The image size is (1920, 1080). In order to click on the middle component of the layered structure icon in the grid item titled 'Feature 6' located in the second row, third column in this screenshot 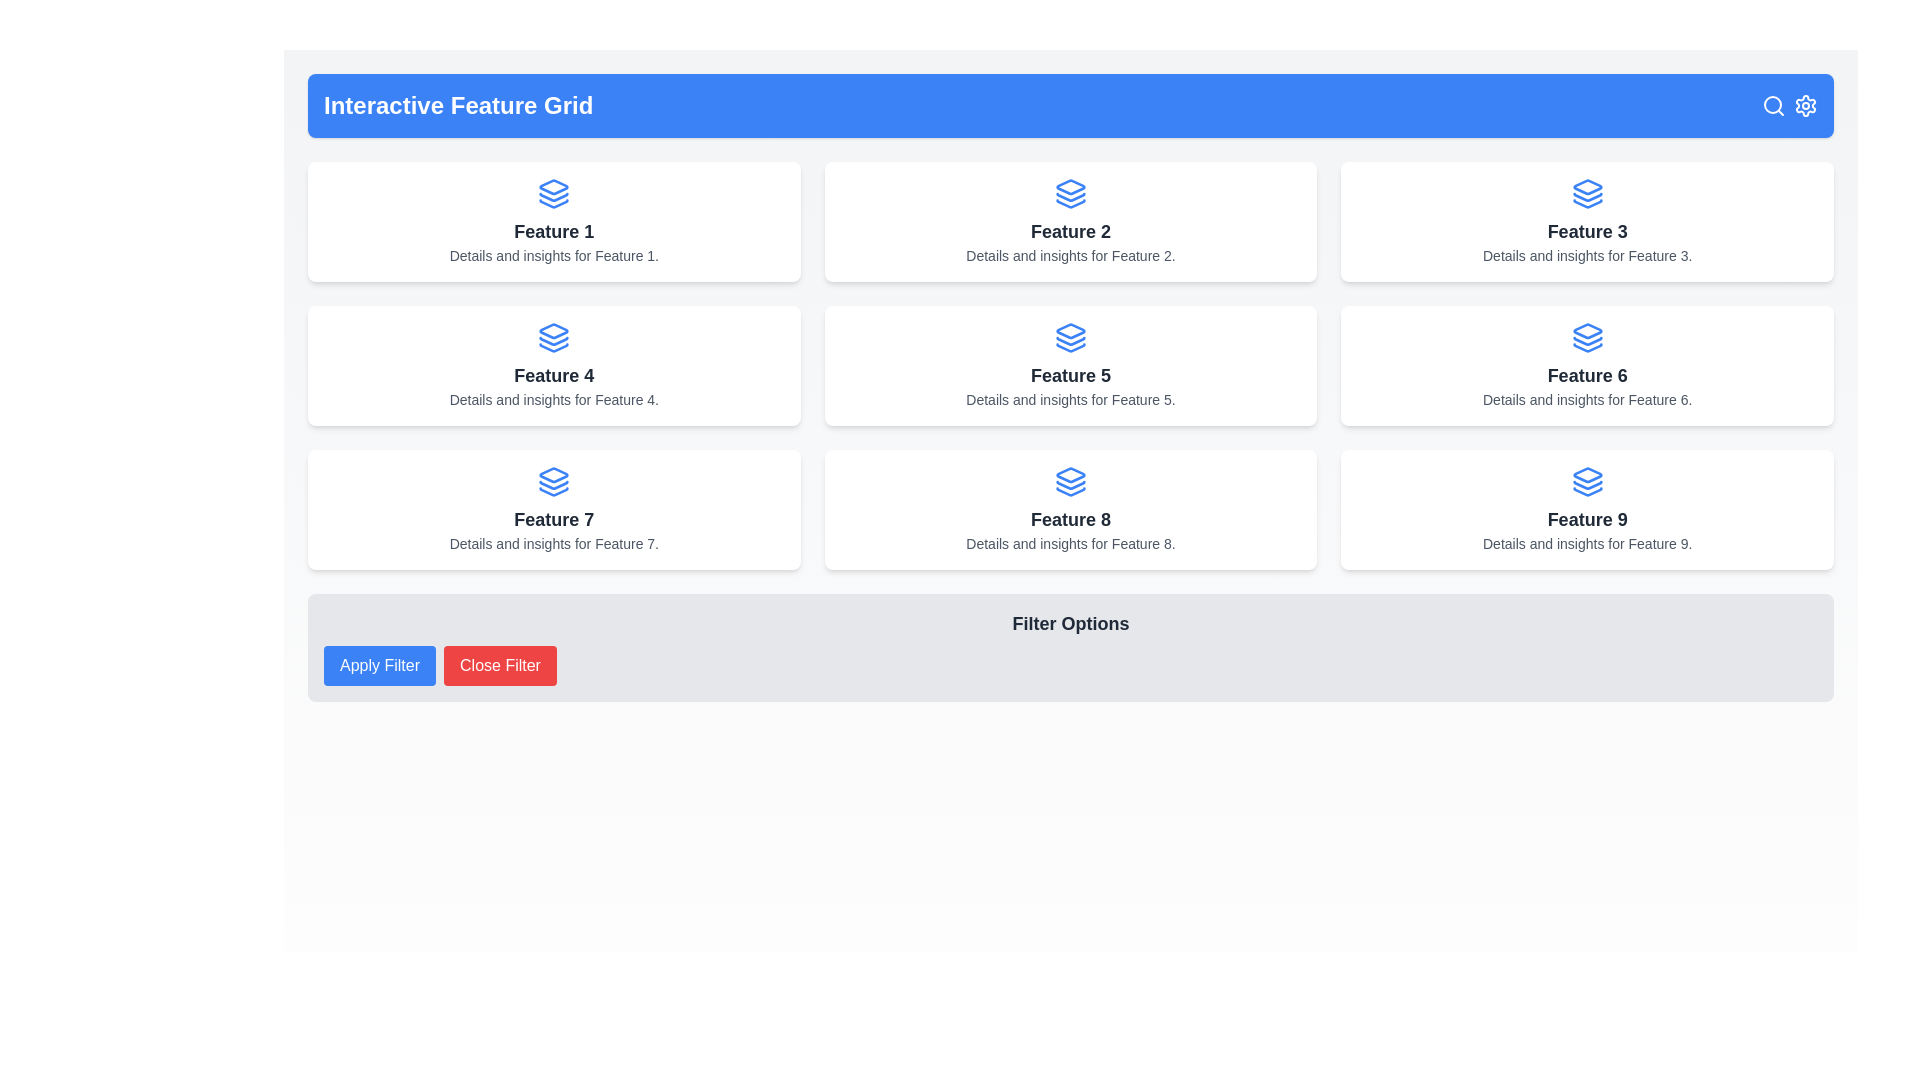, I will do `click(1586, 340)`.